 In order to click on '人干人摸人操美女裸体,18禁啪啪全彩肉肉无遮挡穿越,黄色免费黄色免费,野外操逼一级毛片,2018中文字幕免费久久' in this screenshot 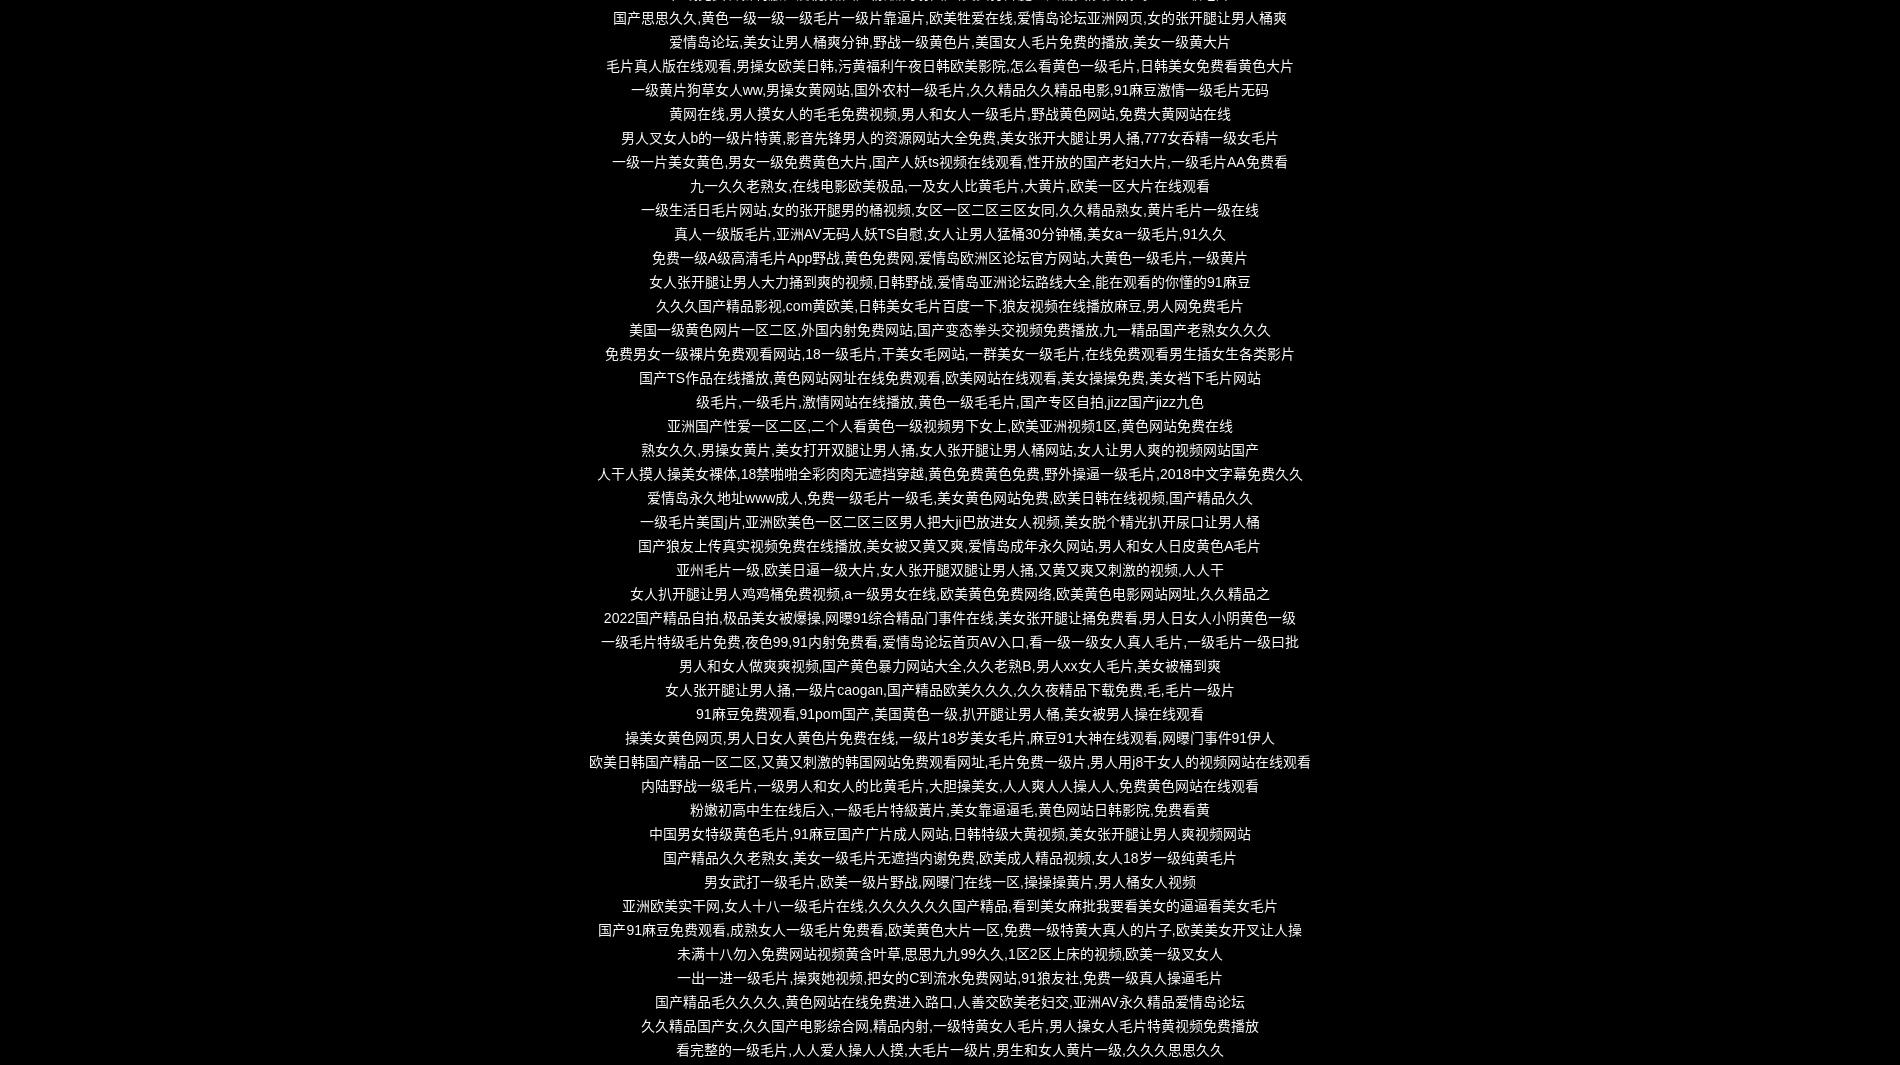, I will do `click(948, 473)`.